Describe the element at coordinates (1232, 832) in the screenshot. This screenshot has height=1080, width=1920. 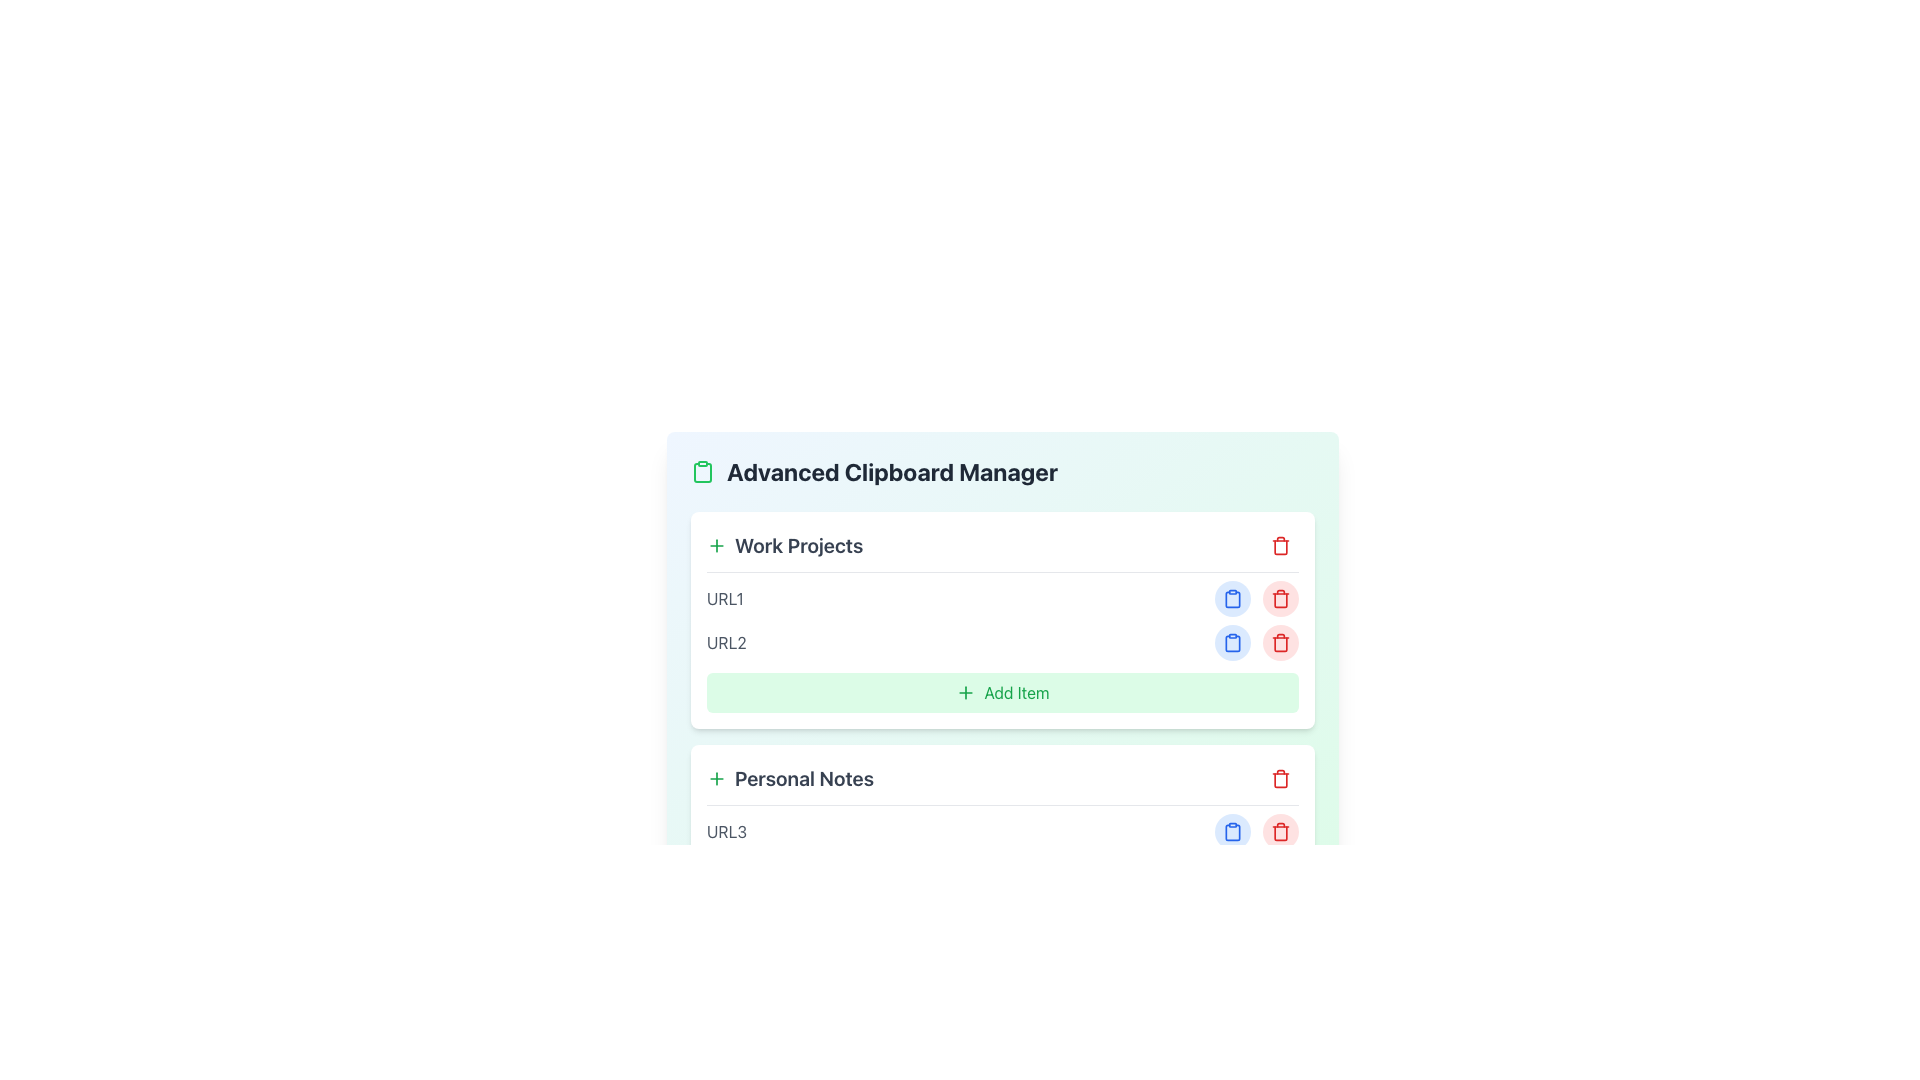
I see `the clipboard-shaped icon button with a blue color located in the 'Personal Notes' section to initiate the copy action` at that location.